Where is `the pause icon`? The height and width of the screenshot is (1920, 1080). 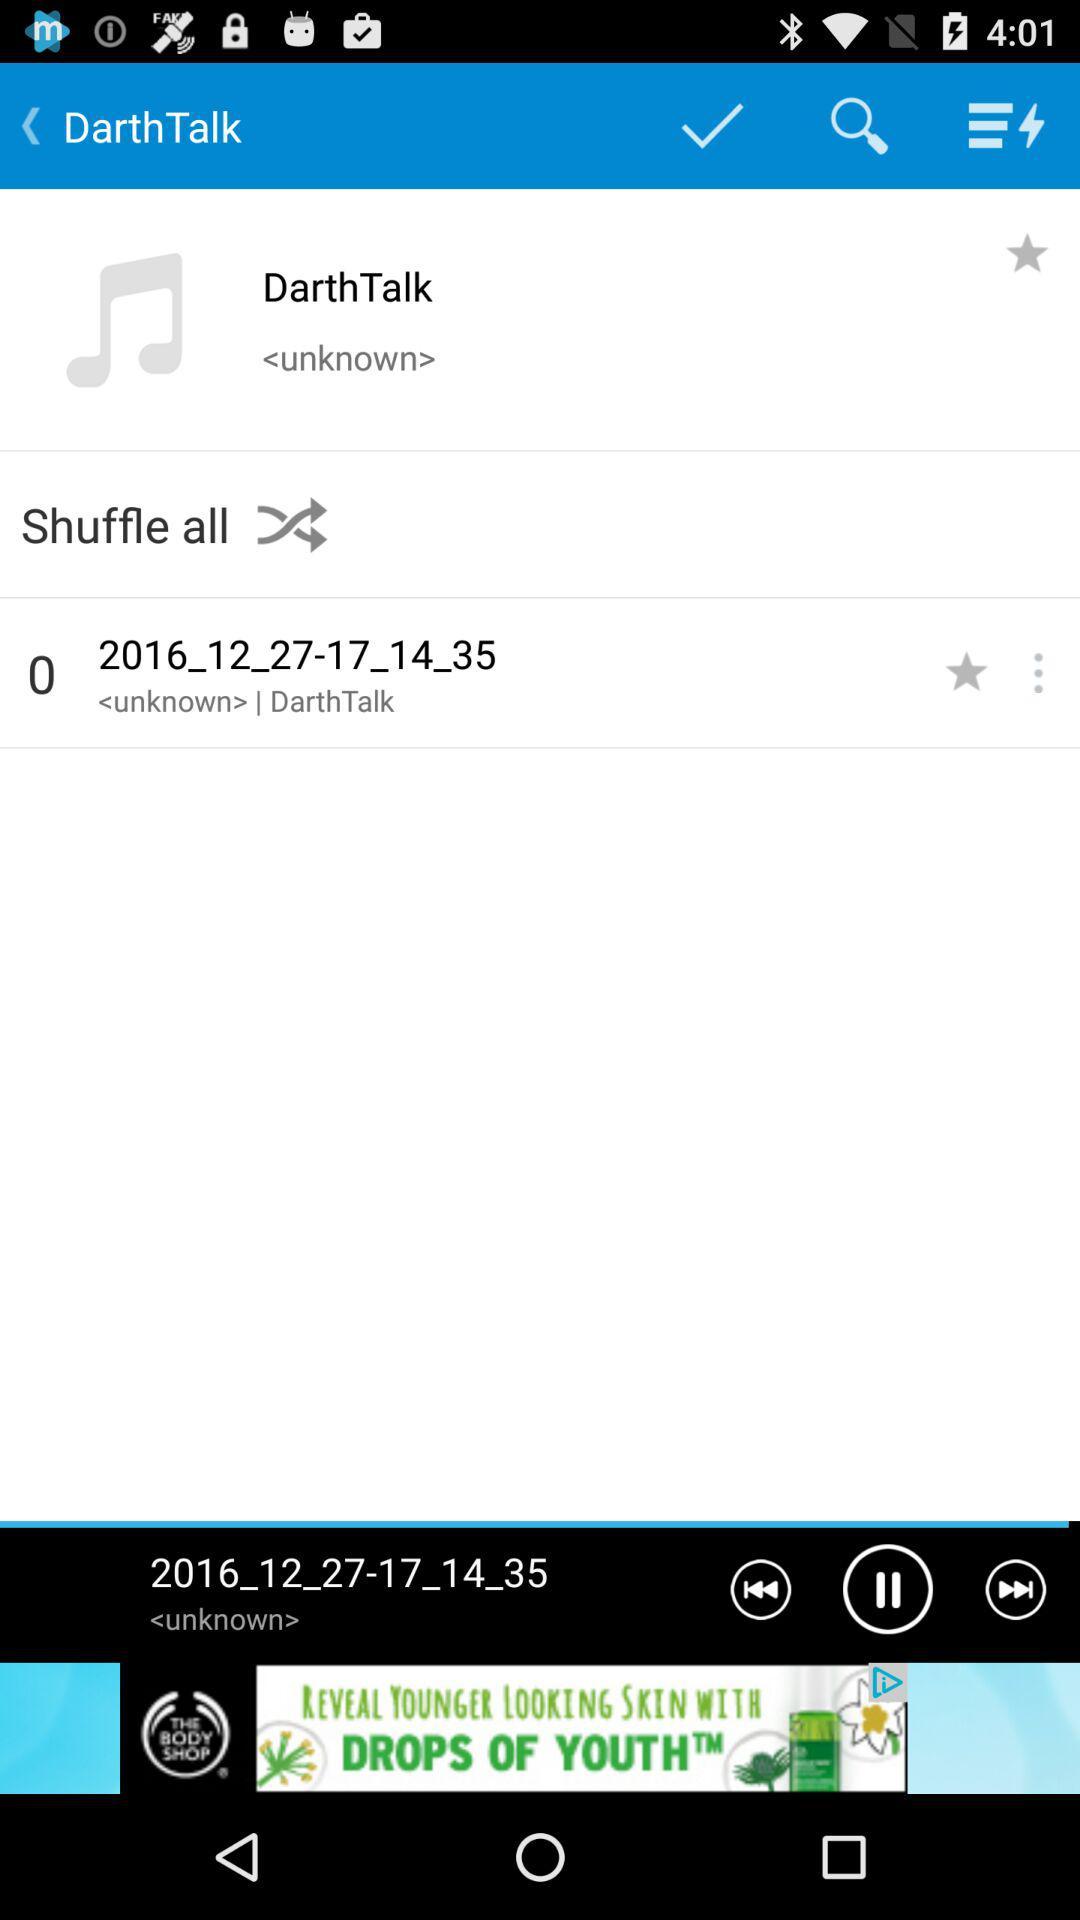 the pause icon is located at coordinates (886, 1699).